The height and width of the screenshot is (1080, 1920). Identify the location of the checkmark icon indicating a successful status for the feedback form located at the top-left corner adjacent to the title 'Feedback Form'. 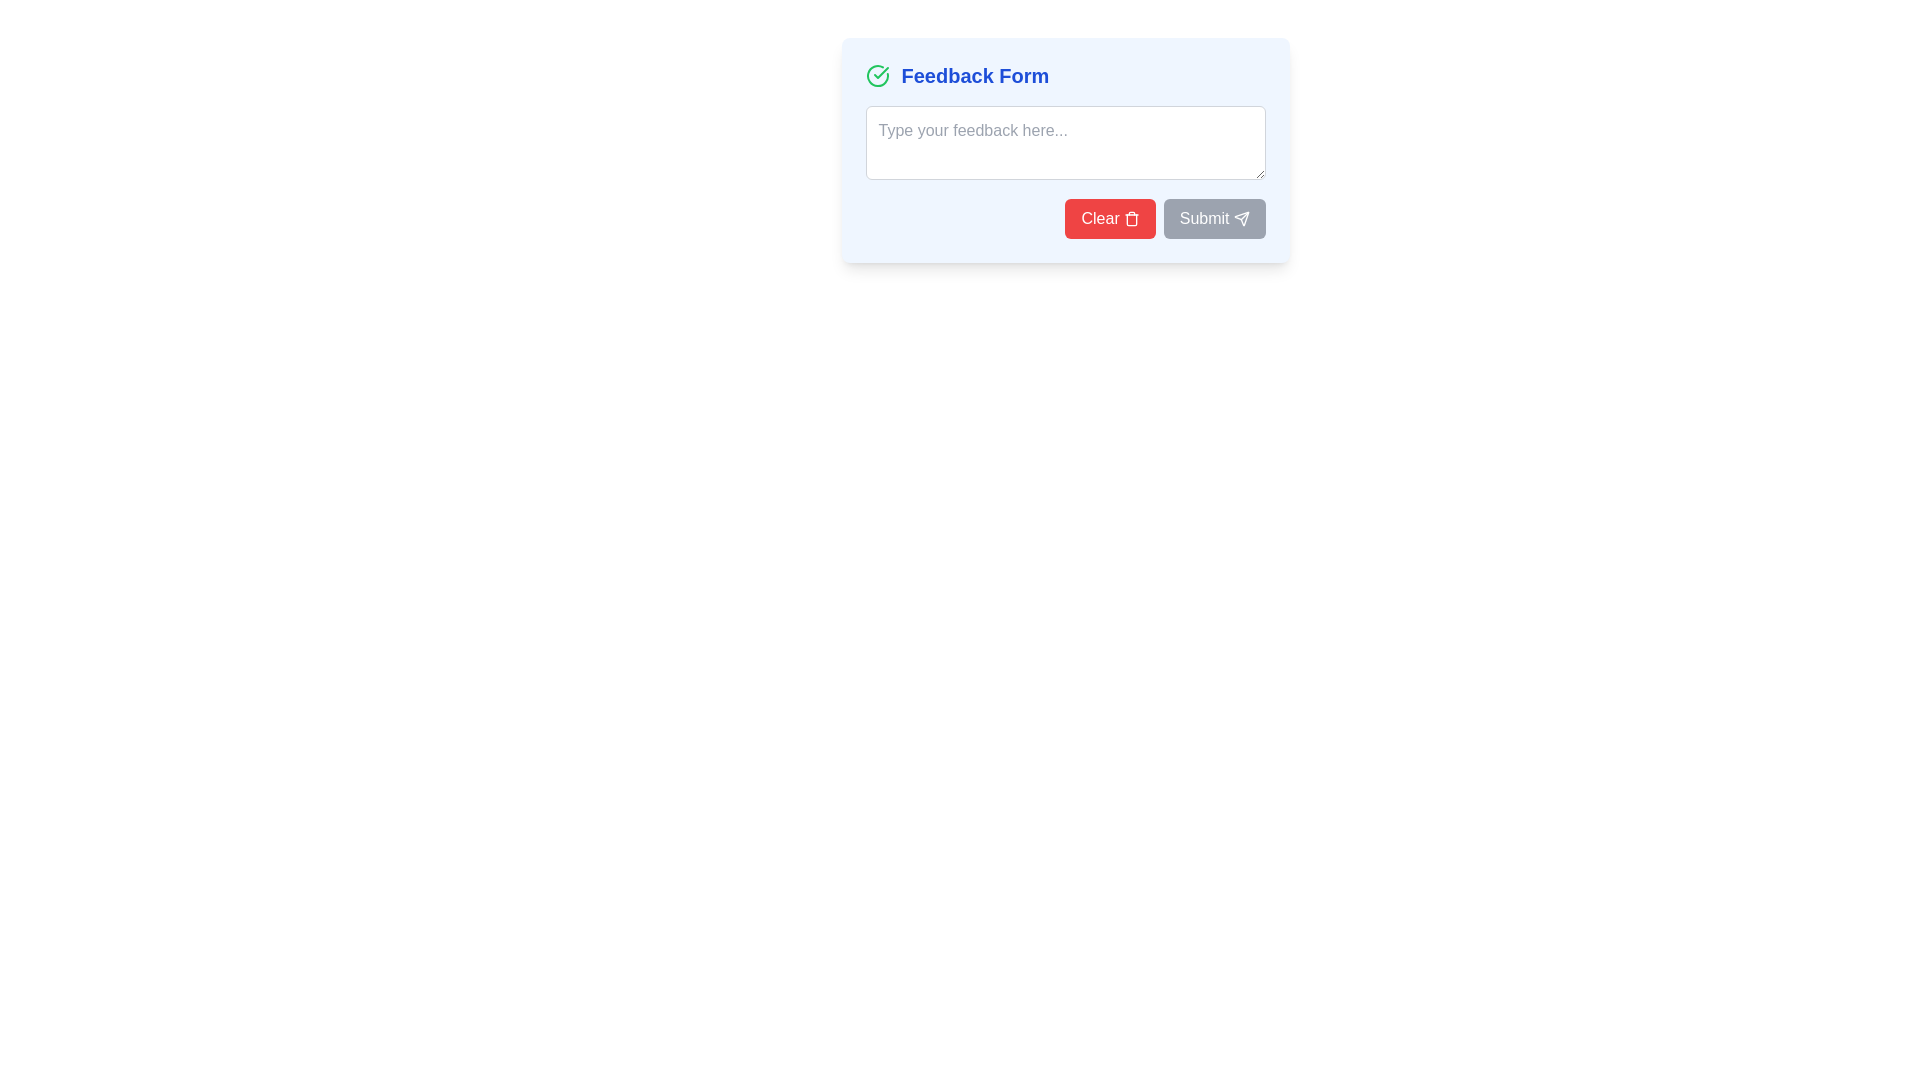
(877, 75).